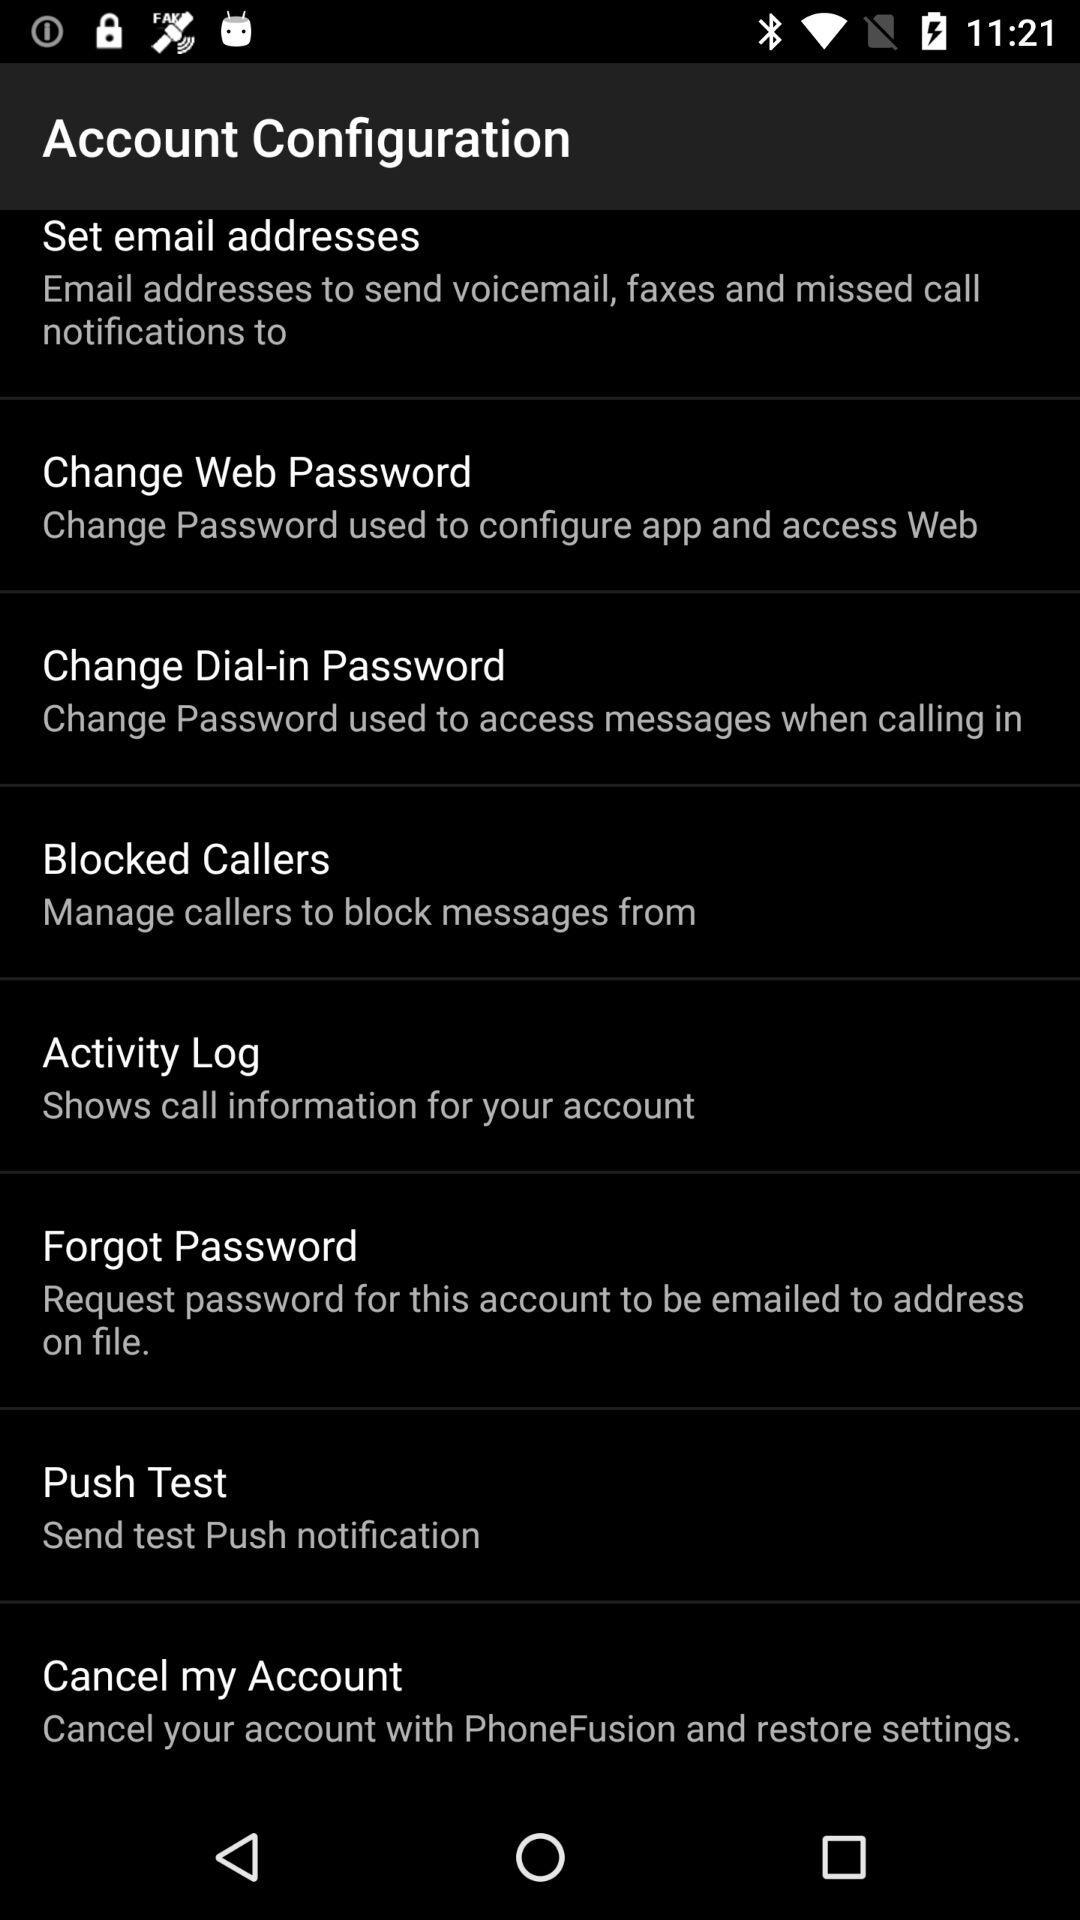 The width and height of the screenshot is (1080, 1920). I want to click on app below the shows call information app, so click(200, 1243).